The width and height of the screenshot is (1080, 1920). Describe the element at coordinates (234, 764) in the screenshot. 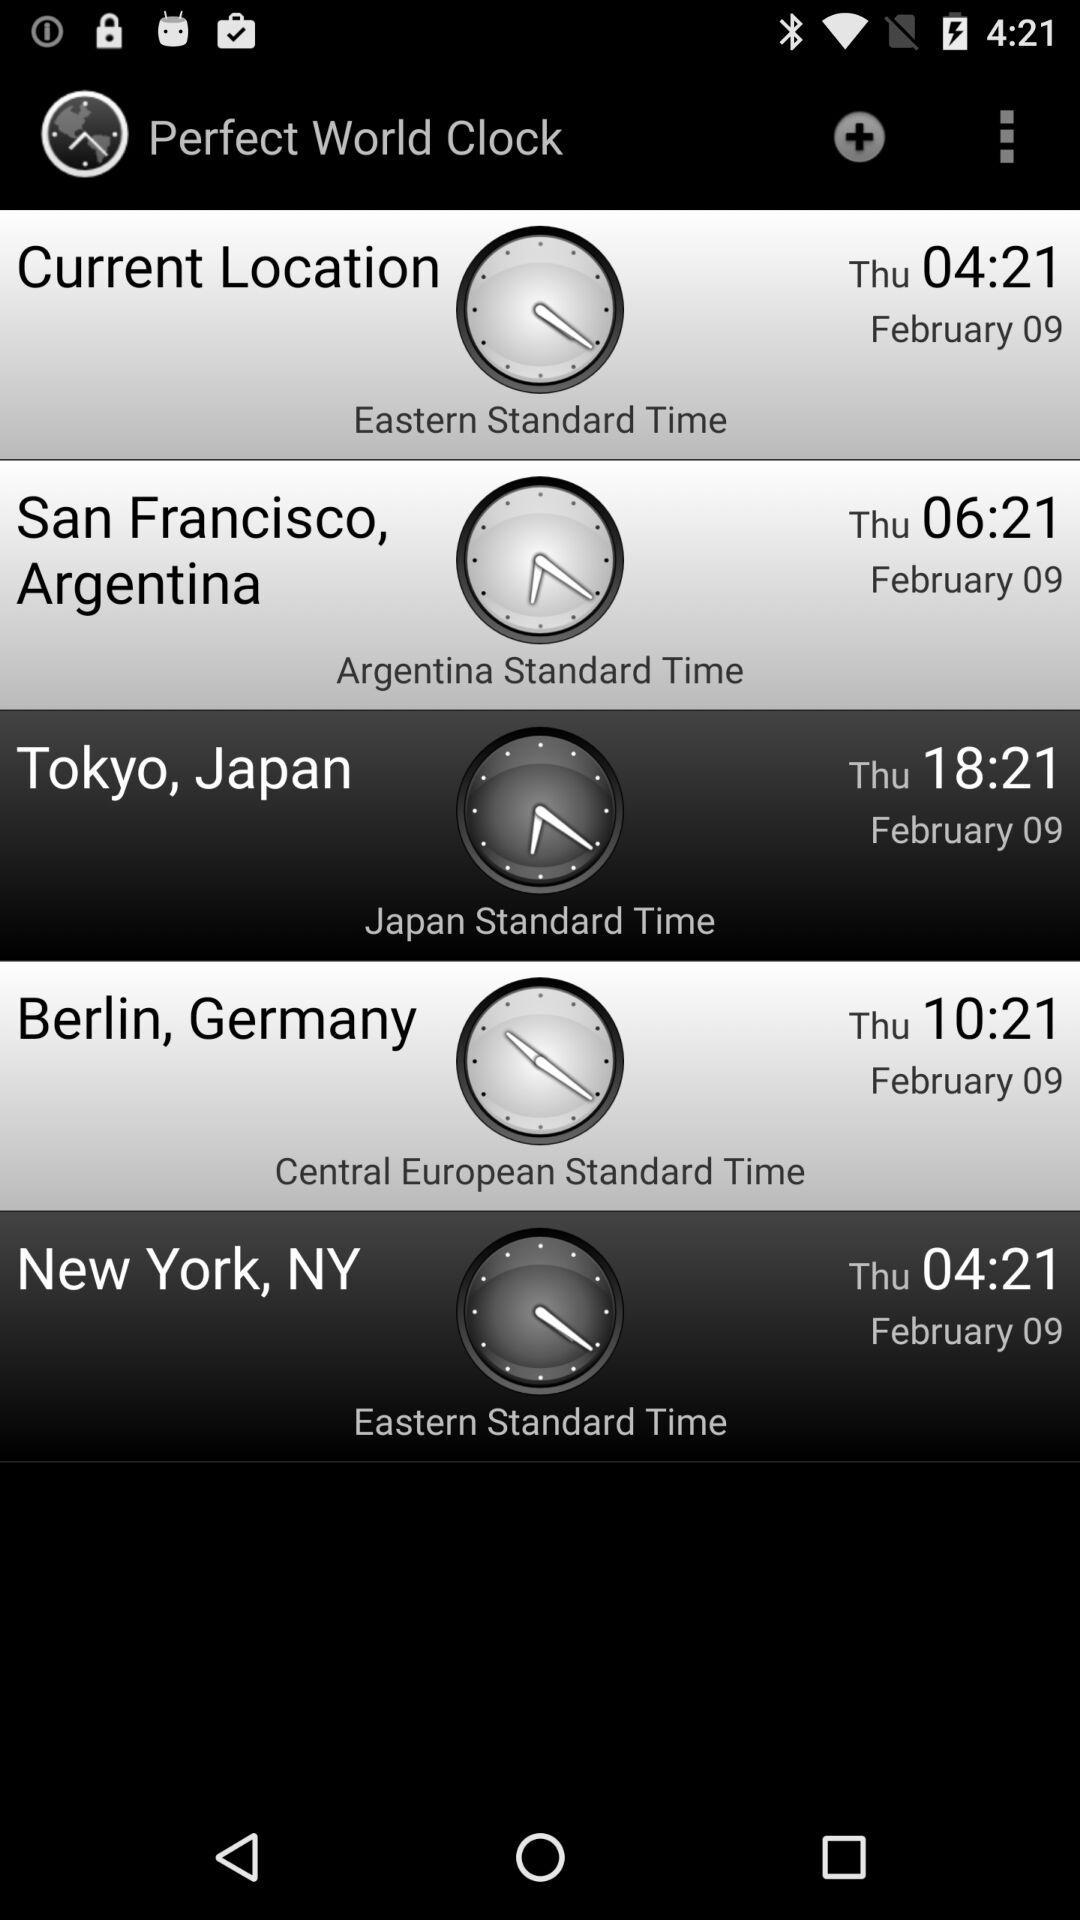

I see `tokyo, japan app` at that location.